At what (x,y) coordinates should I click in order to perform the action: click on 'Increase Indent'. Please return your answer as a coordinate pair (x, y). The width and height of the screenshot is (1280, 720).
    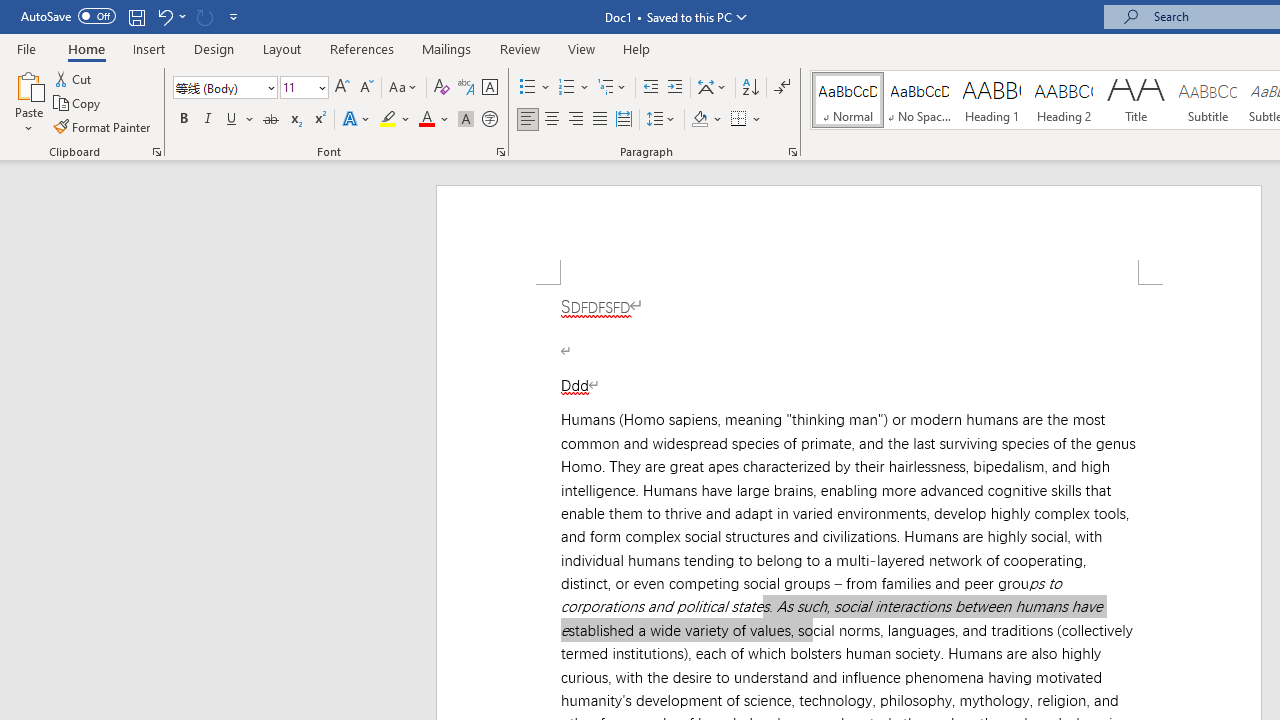
    Looking at the image, I should click on (675, 86).